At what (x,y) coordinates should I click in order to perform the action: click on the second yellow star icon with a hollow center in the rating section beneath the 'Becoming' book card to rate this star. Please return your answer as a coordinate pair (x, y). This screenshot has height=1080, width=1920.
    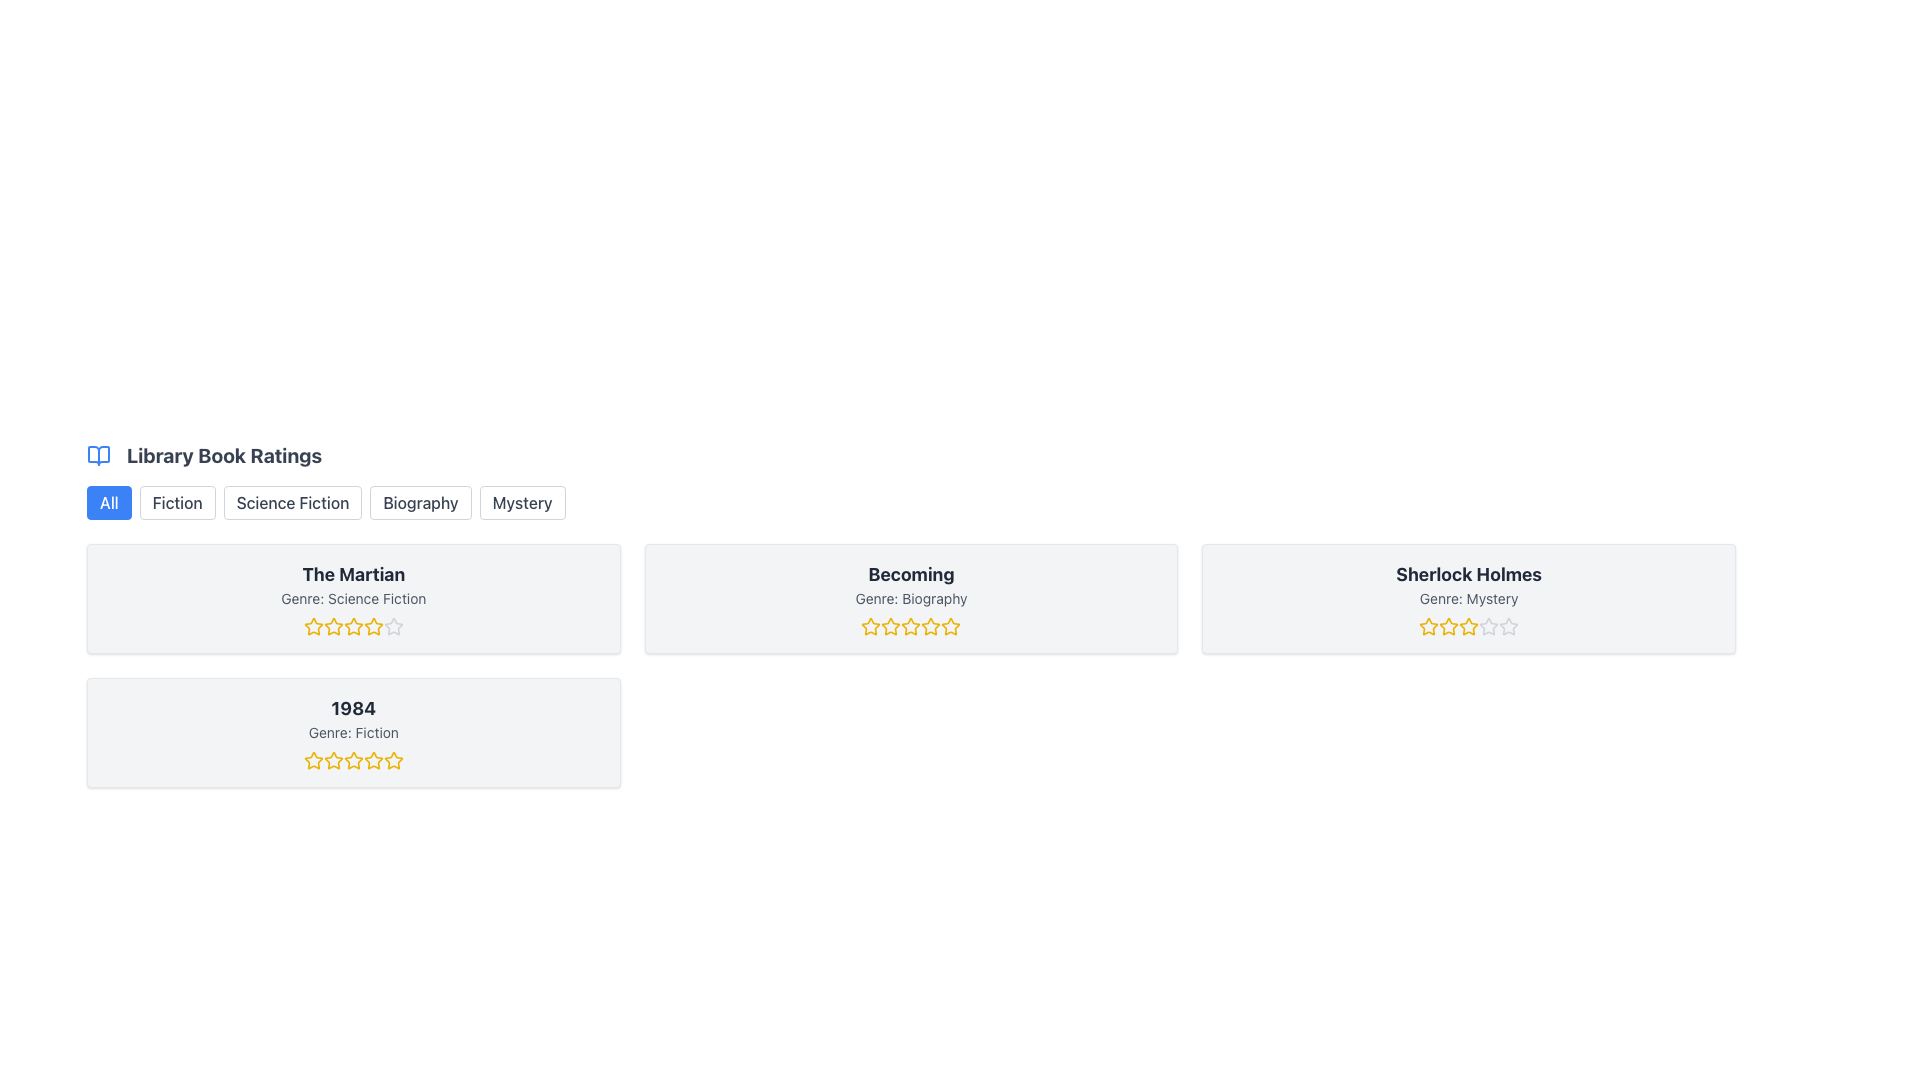
    Looking at the image, I should click on (871, 626).